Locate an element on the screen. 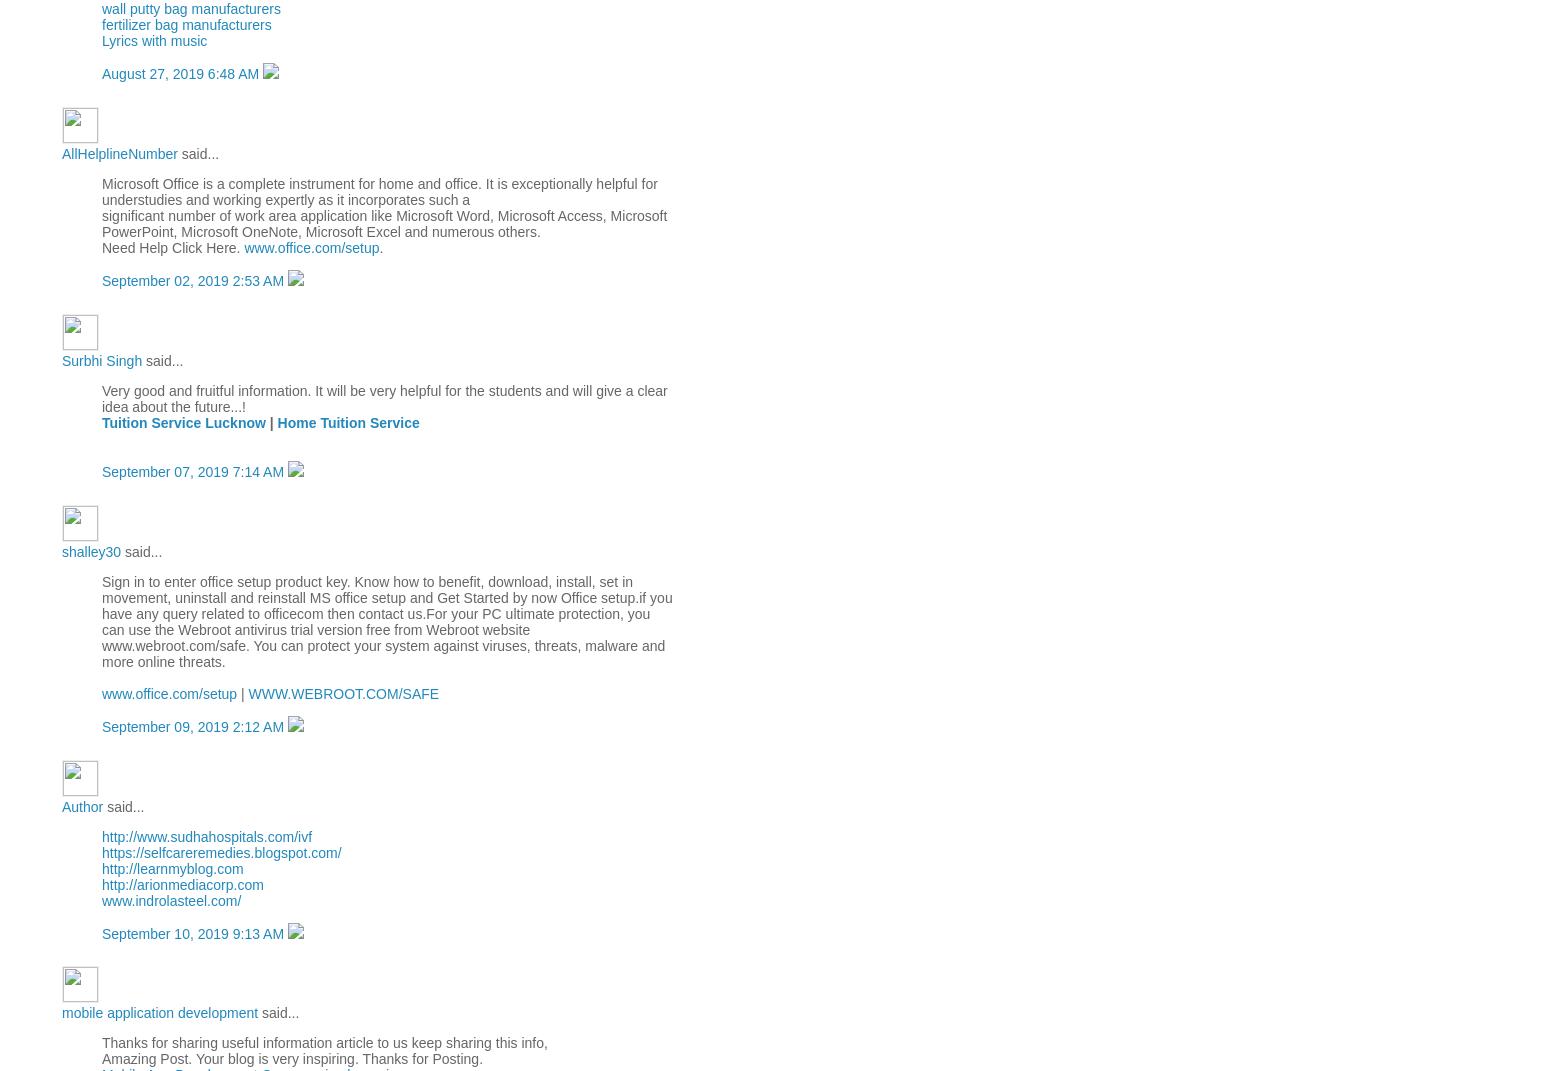 Image resolution: width=1545 pixels, height=1071 pixels. 'Microsoft Office is a complete instrument for home and office. It is exceptionally helpful for understudies and working expertly as it incorporates such a' is located at coordinates (378, 191).